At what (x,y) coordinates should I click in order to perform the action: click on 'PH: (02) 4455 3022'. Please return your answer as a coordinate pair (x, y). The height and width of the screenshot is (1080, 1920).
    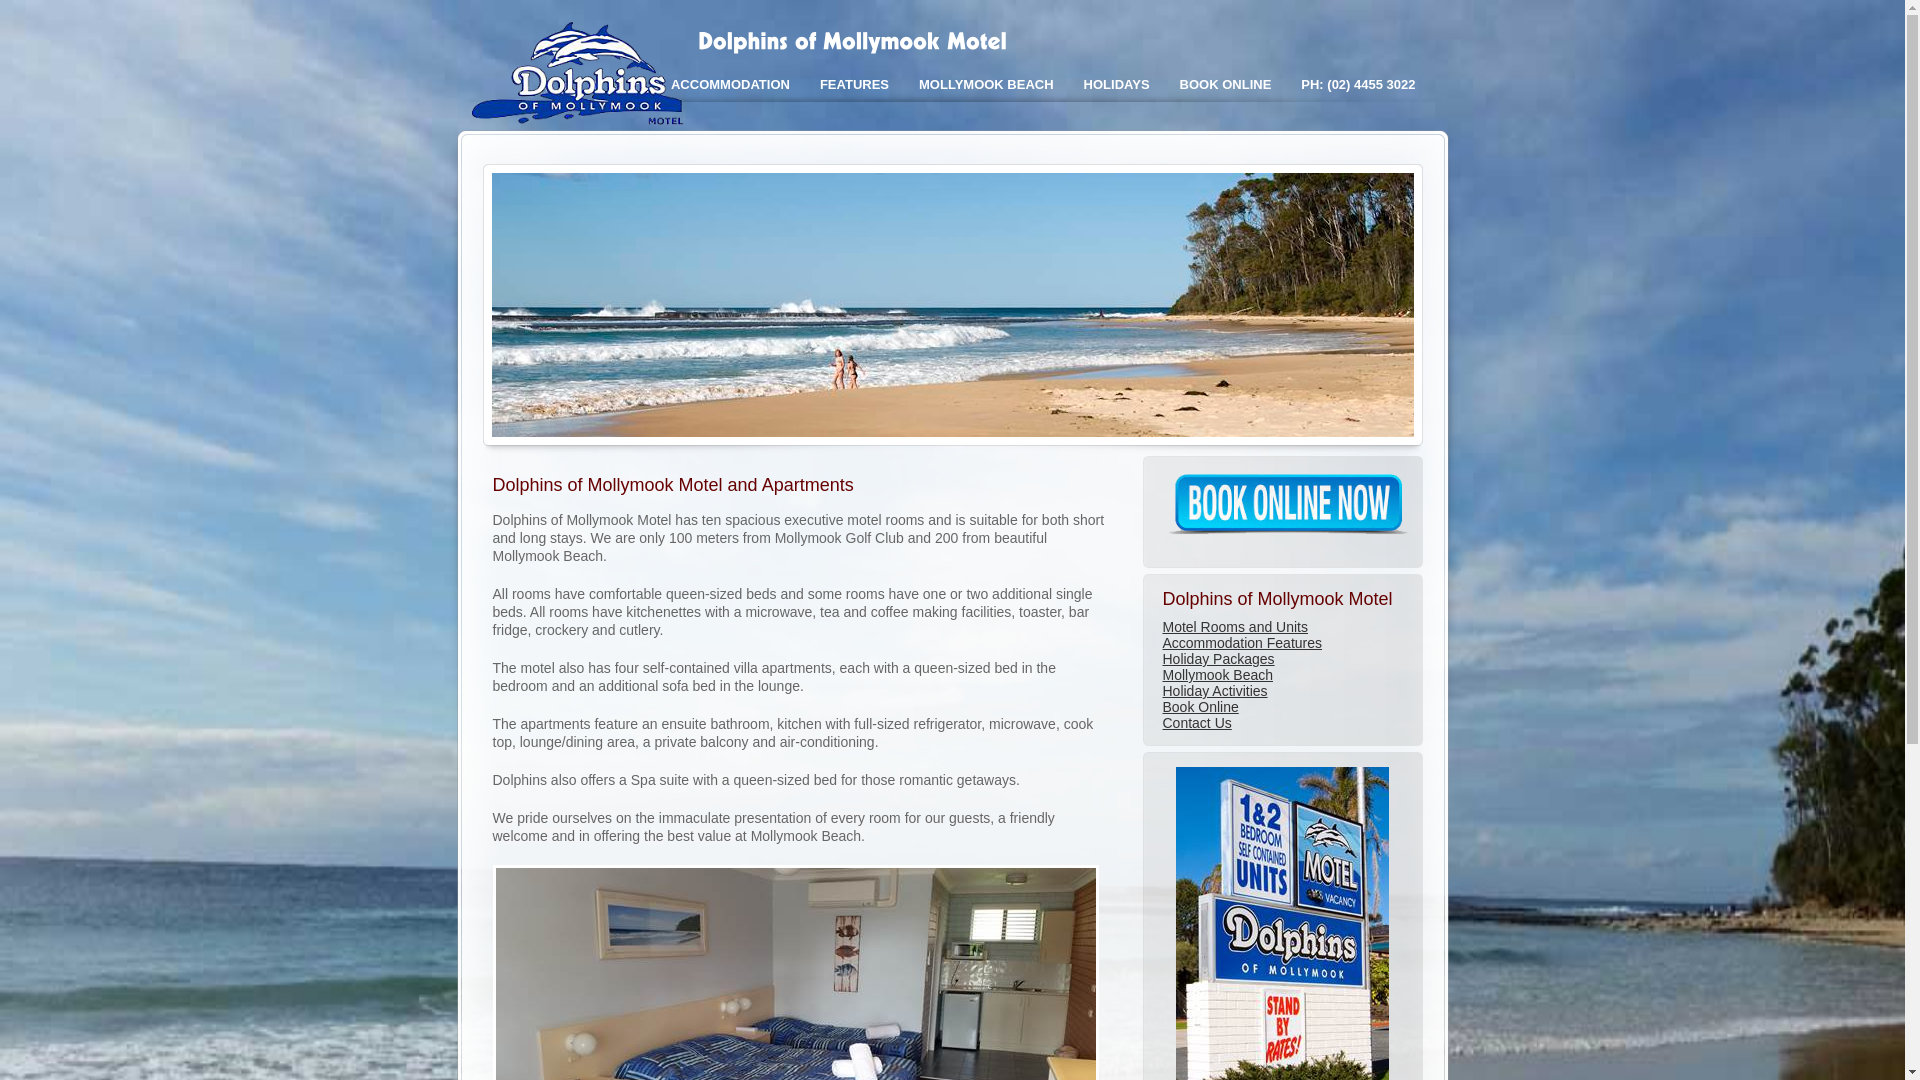
    Looking at the image, I should click on (1358, 83).